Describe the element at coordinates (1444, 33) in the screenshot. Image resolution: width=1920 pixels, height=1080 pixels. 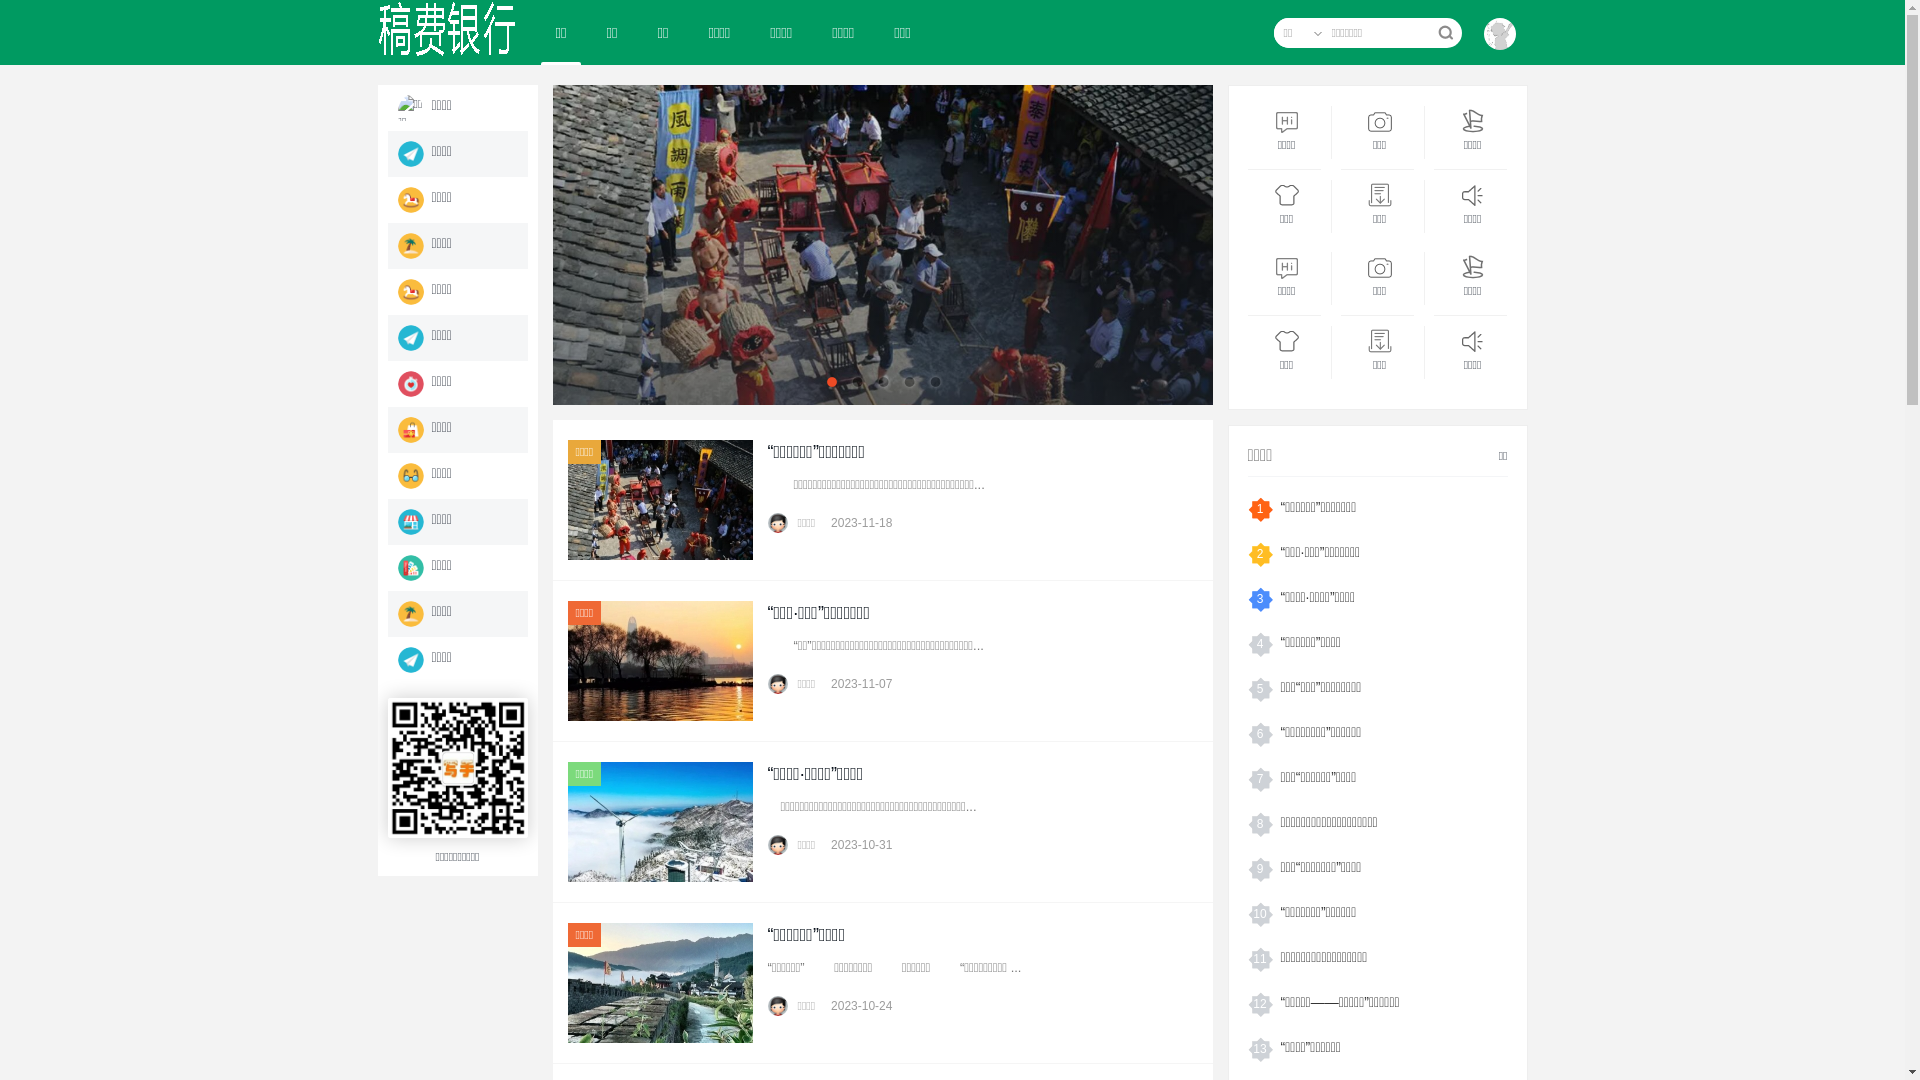
I see `'true'` at that location.